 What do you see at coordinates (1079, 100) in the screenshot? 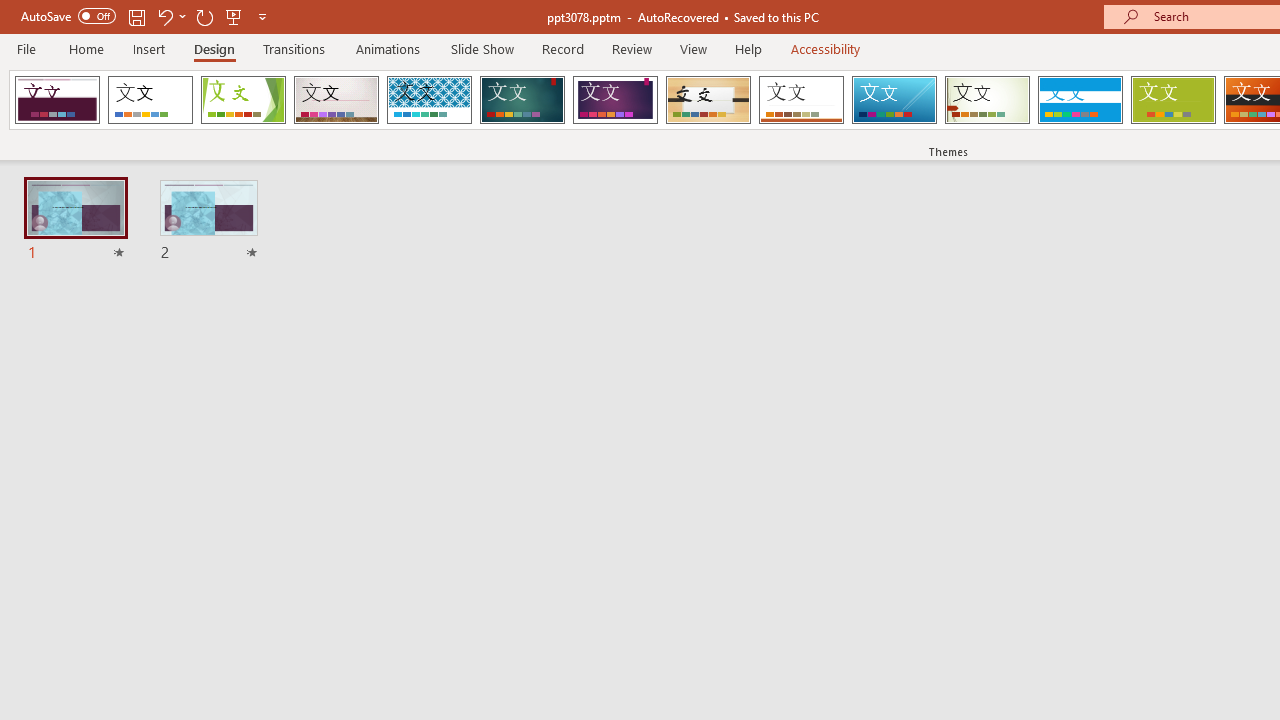
I see `'Banded'` at bounding box center [1079, 100].